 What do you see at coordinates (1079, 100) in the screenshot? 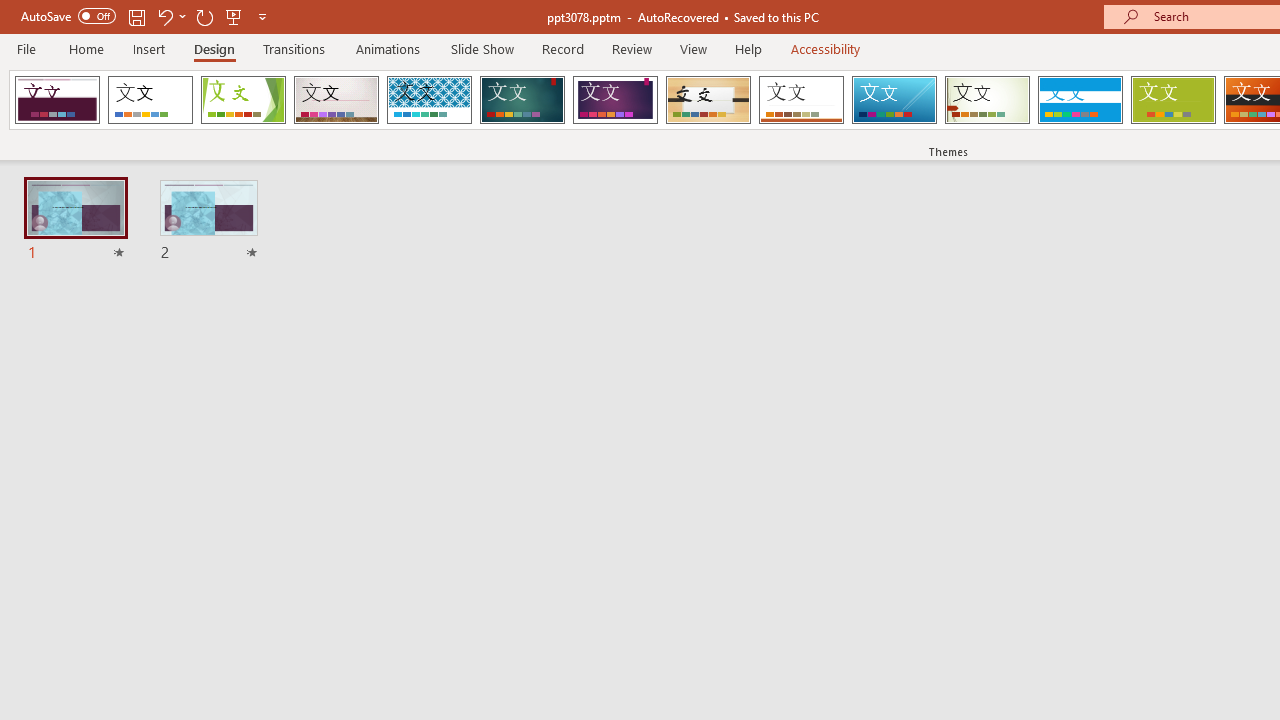
I see `'Banded'` at bounding box center [1079, 100].